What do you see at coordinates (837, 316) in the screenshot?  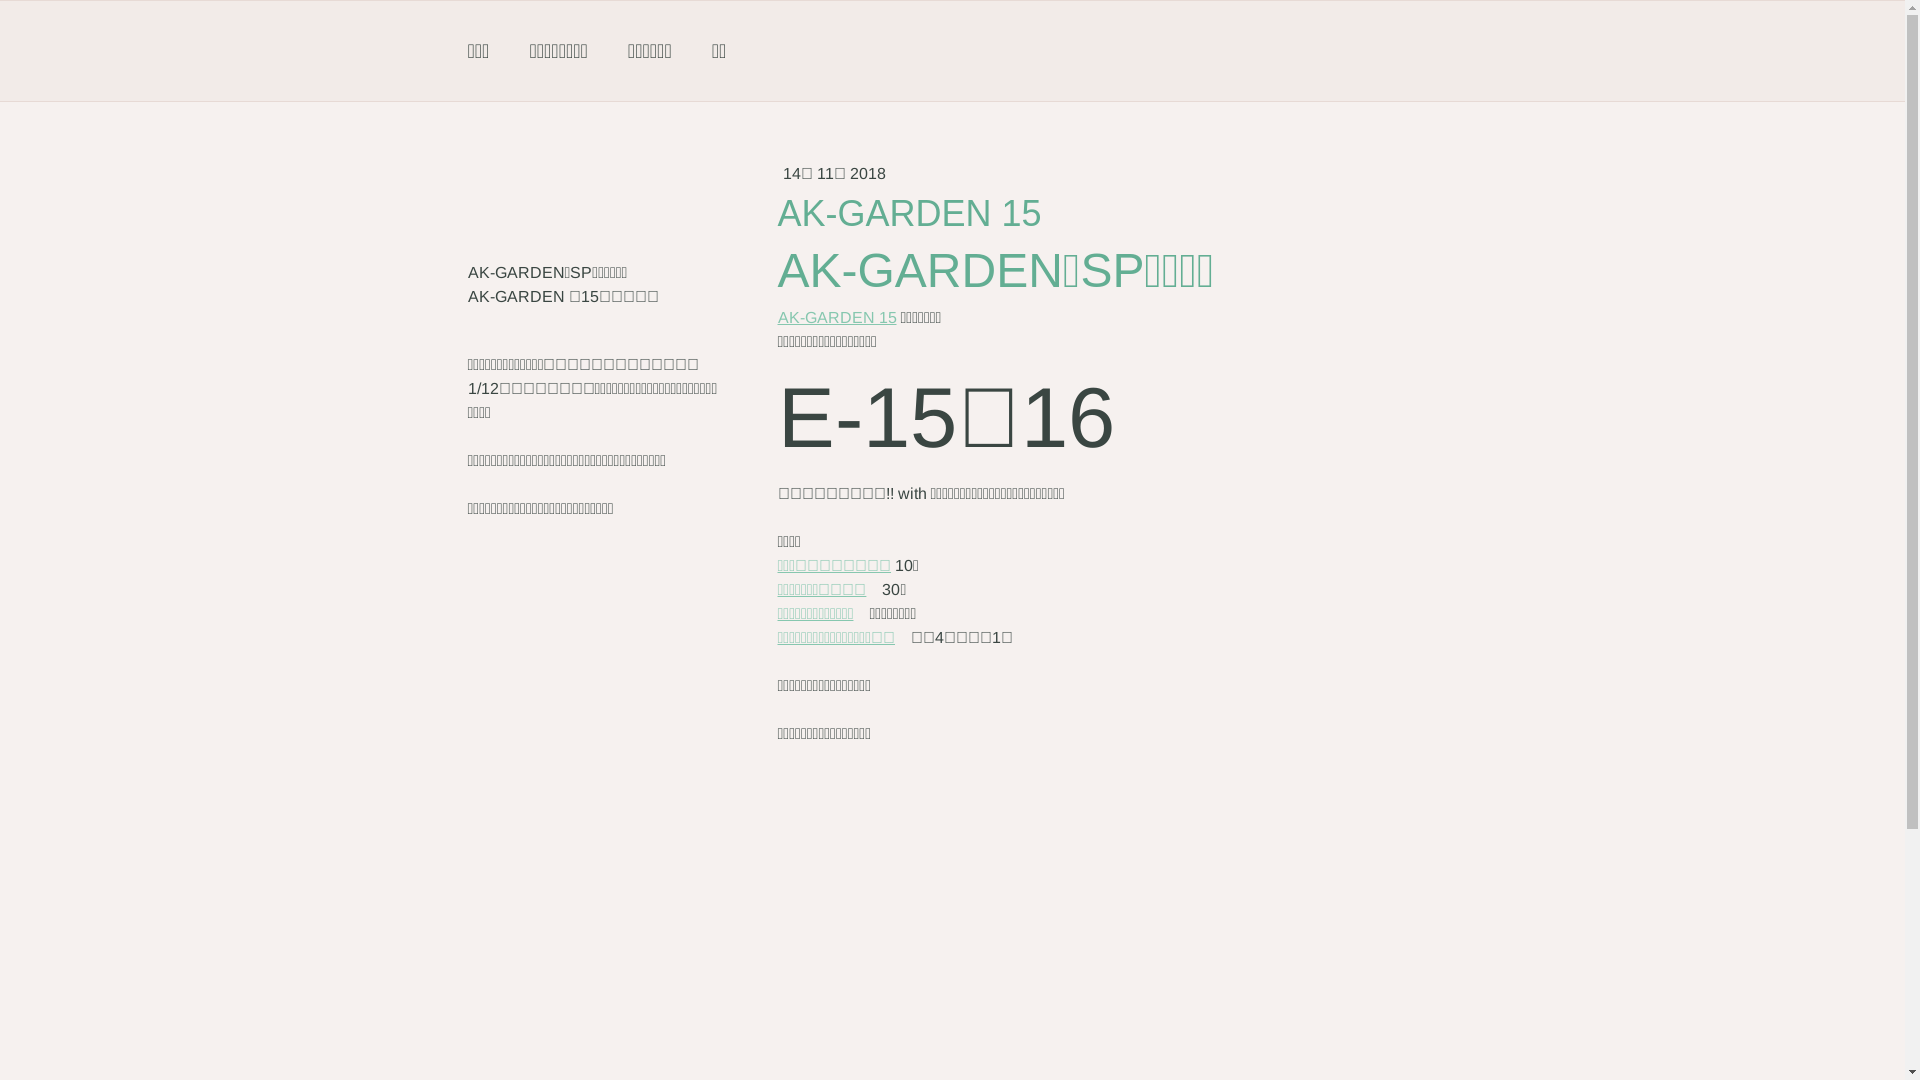 I see `'AK-GARDEN 15'` at bounding box center [837, 316].